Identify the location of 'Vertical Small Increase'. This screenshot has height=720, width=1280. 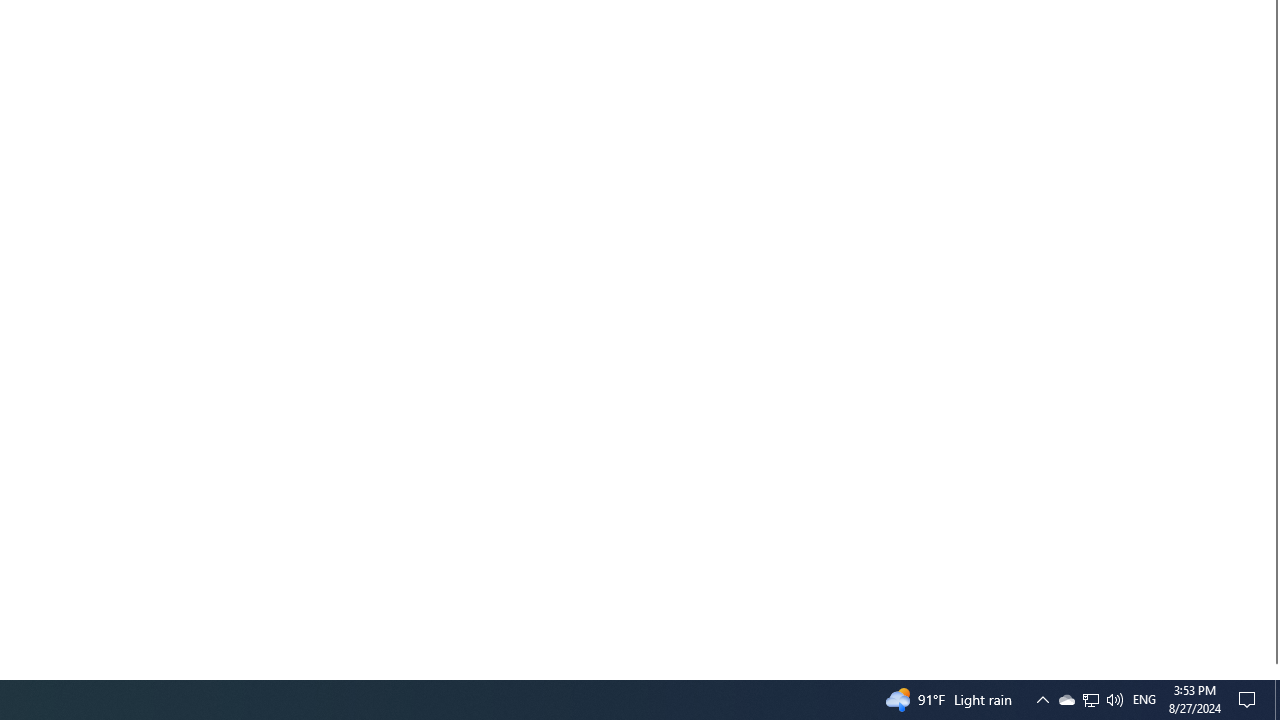
(1271, 671).